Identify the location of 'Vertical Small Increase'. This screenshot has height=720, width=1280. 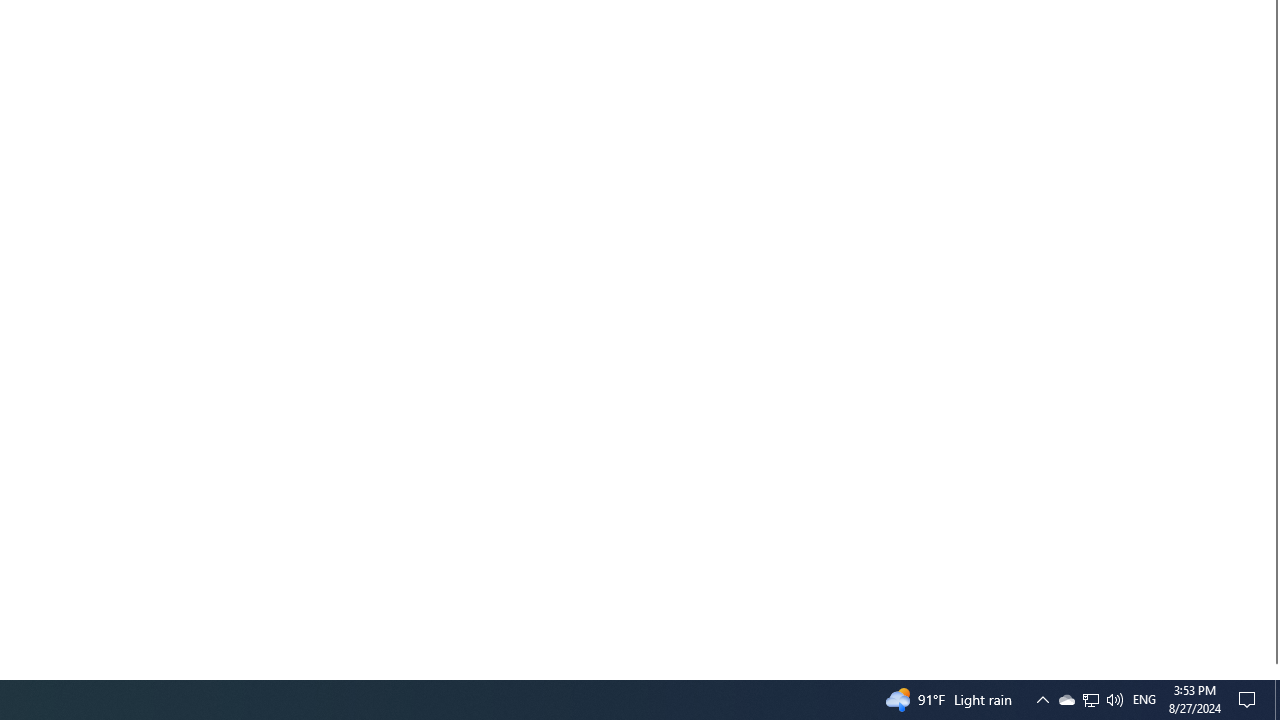
(1271, 671).